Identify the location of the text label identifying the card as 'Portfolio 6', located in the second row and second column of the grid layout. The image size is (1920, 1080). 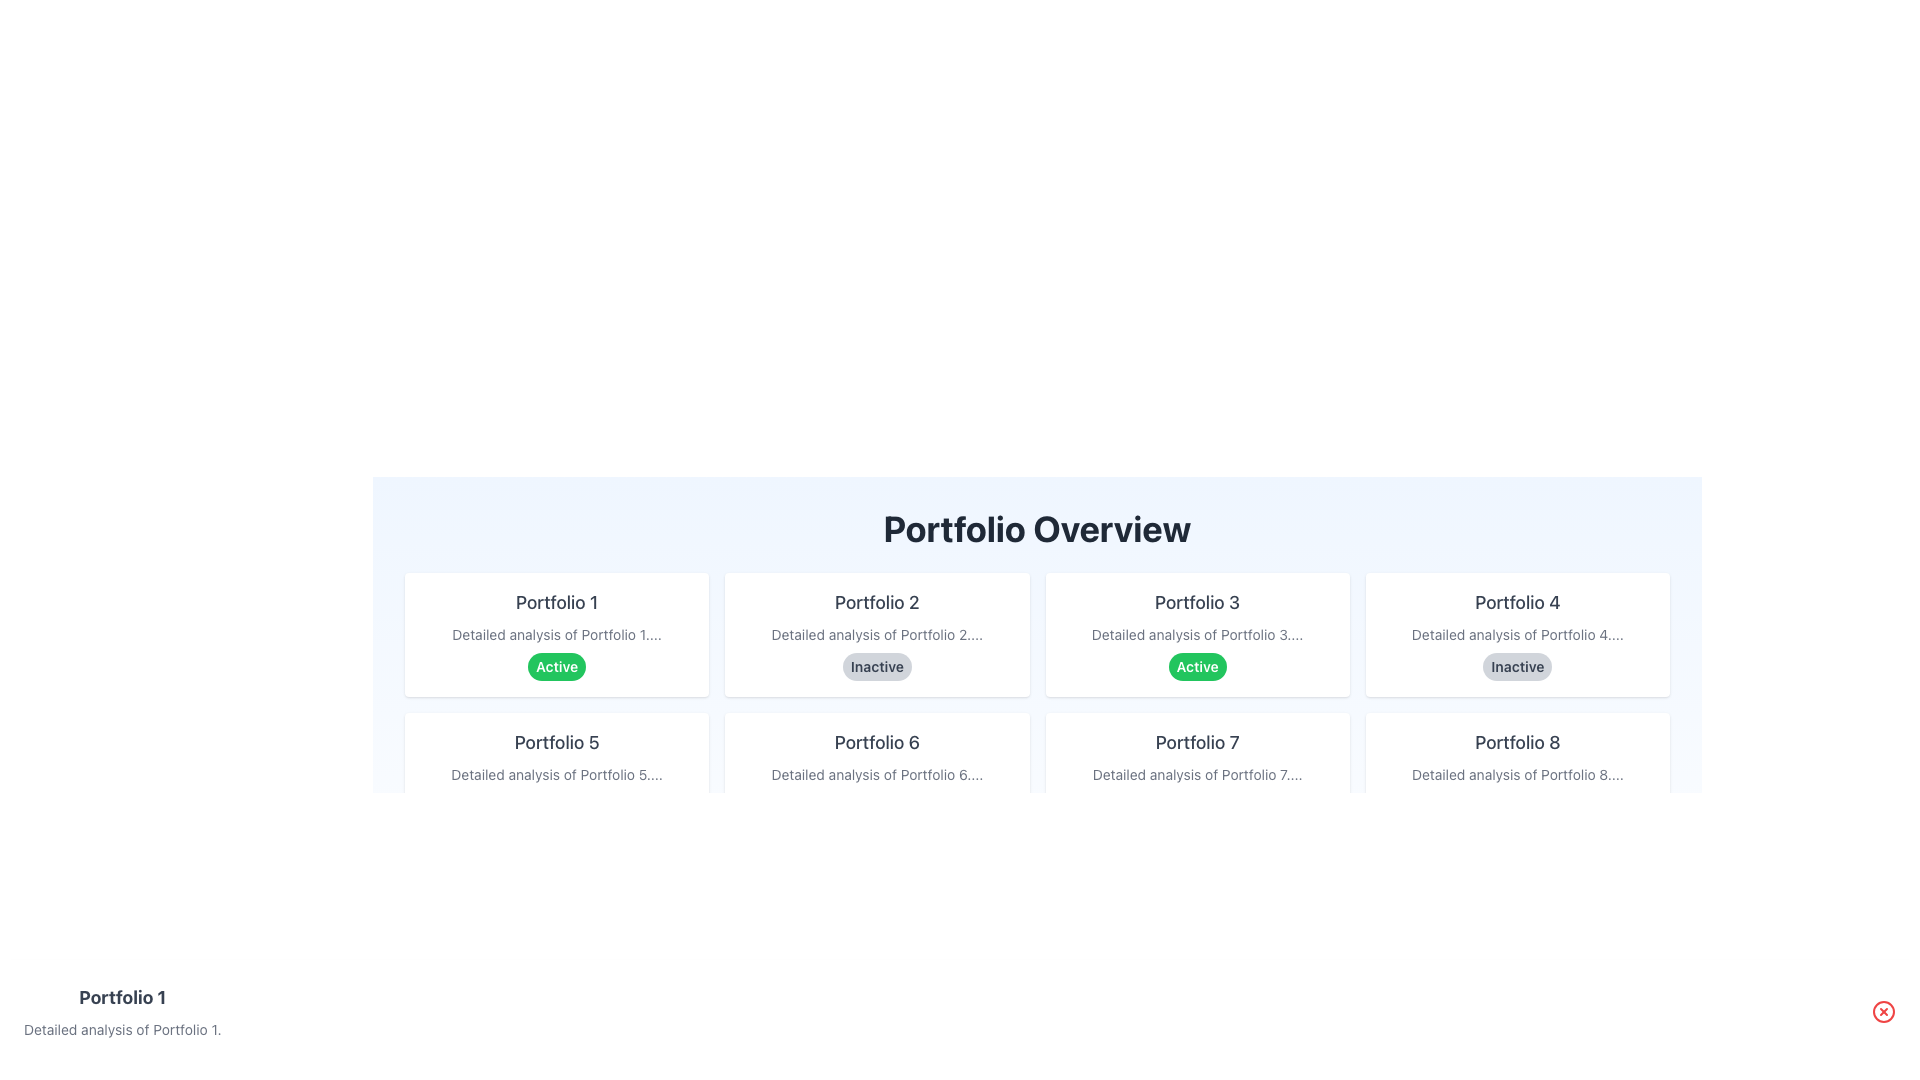
(877, 743).